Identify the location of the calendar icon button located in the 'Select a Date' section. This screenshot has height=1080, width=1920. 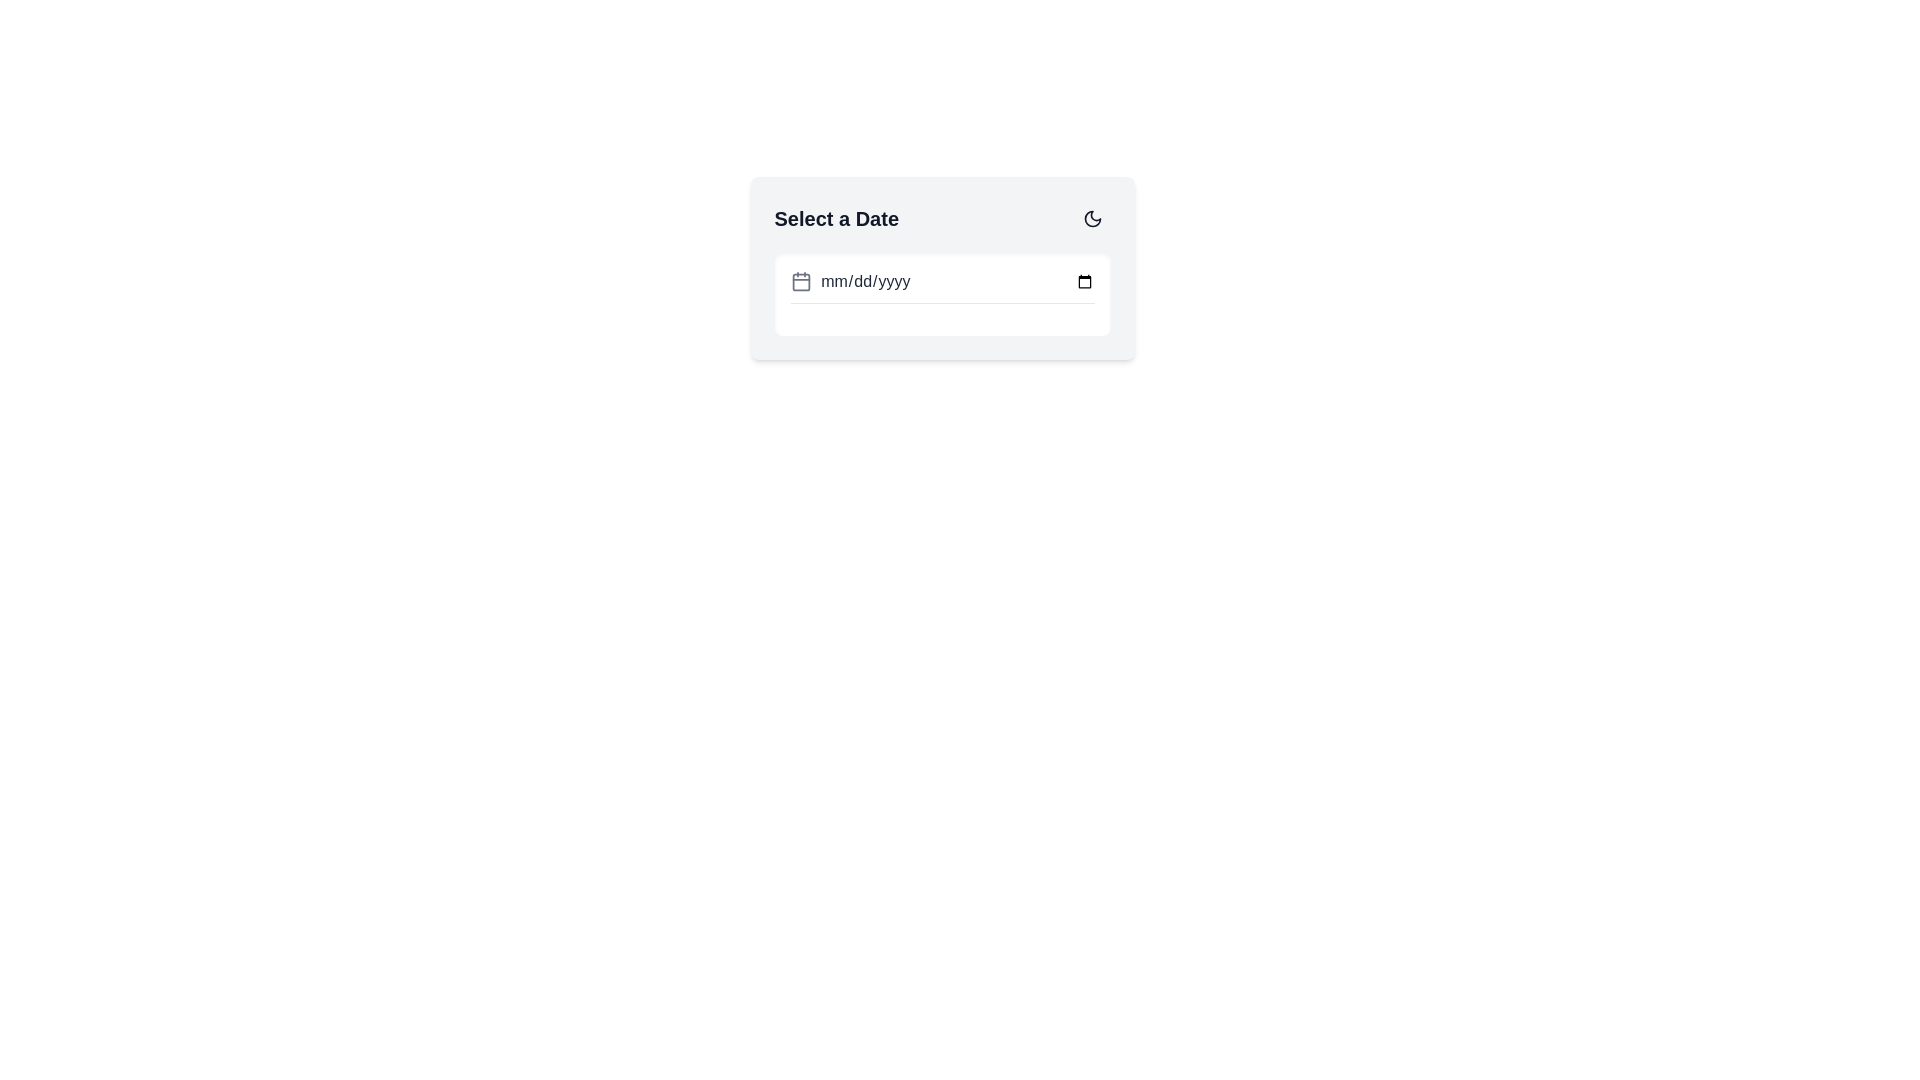
(801, 281).